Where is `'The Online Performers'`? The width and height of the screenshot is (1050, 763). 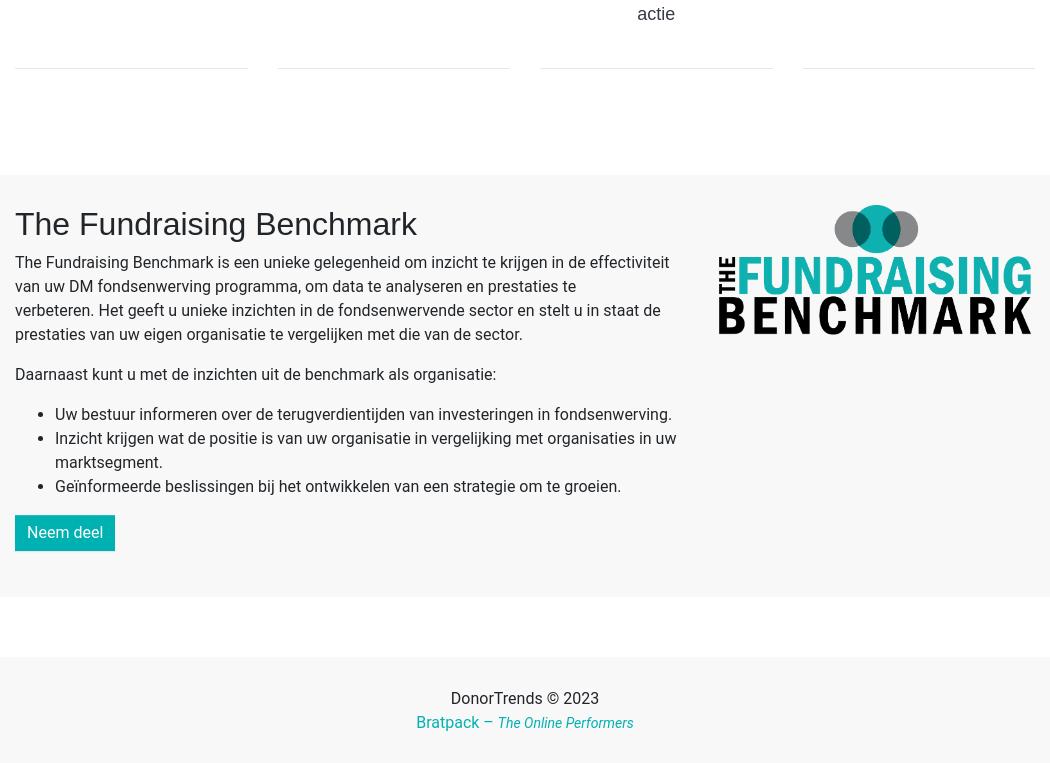 'The Online Performers' is located at coordinates (564, 723).